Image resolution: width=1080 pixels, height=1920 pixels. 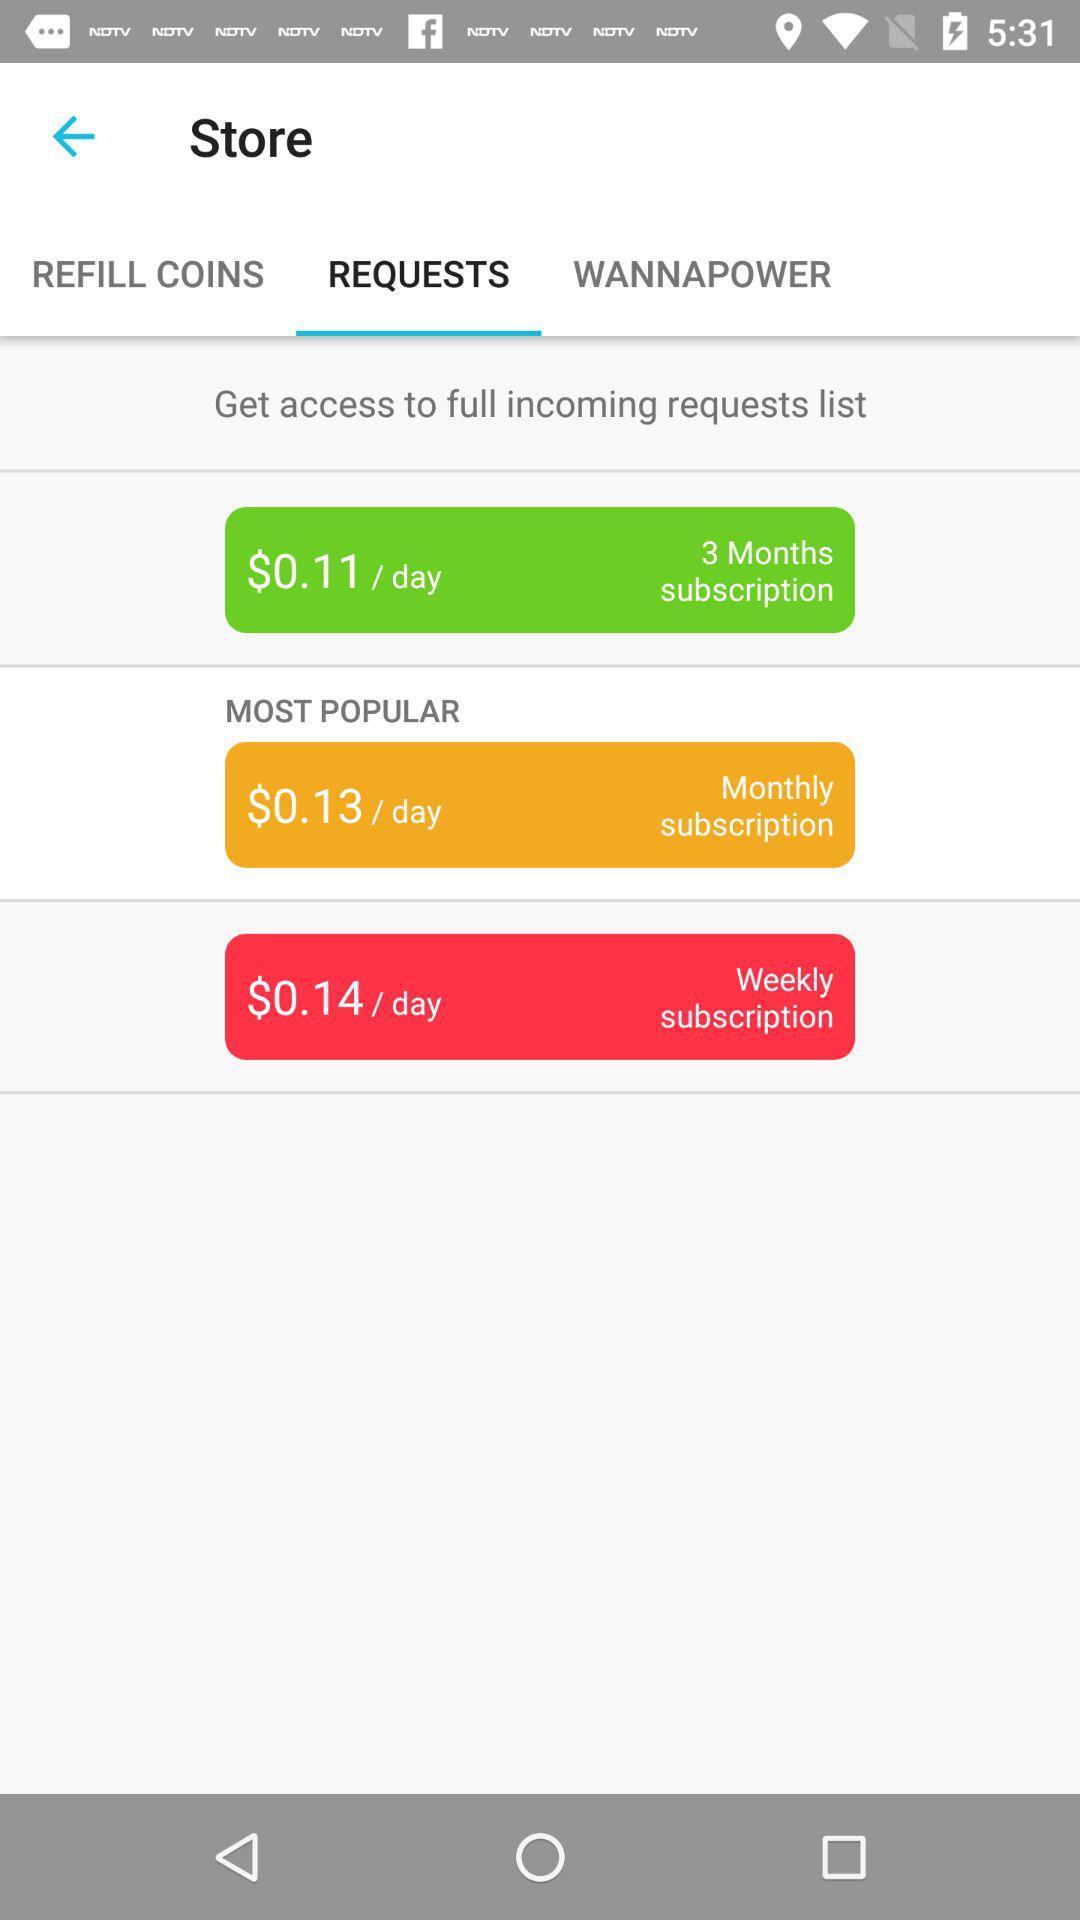 What do you see at coordinates (72, 135) in the screenshot?
I see `back arrow` at bounding box center [72, 135].